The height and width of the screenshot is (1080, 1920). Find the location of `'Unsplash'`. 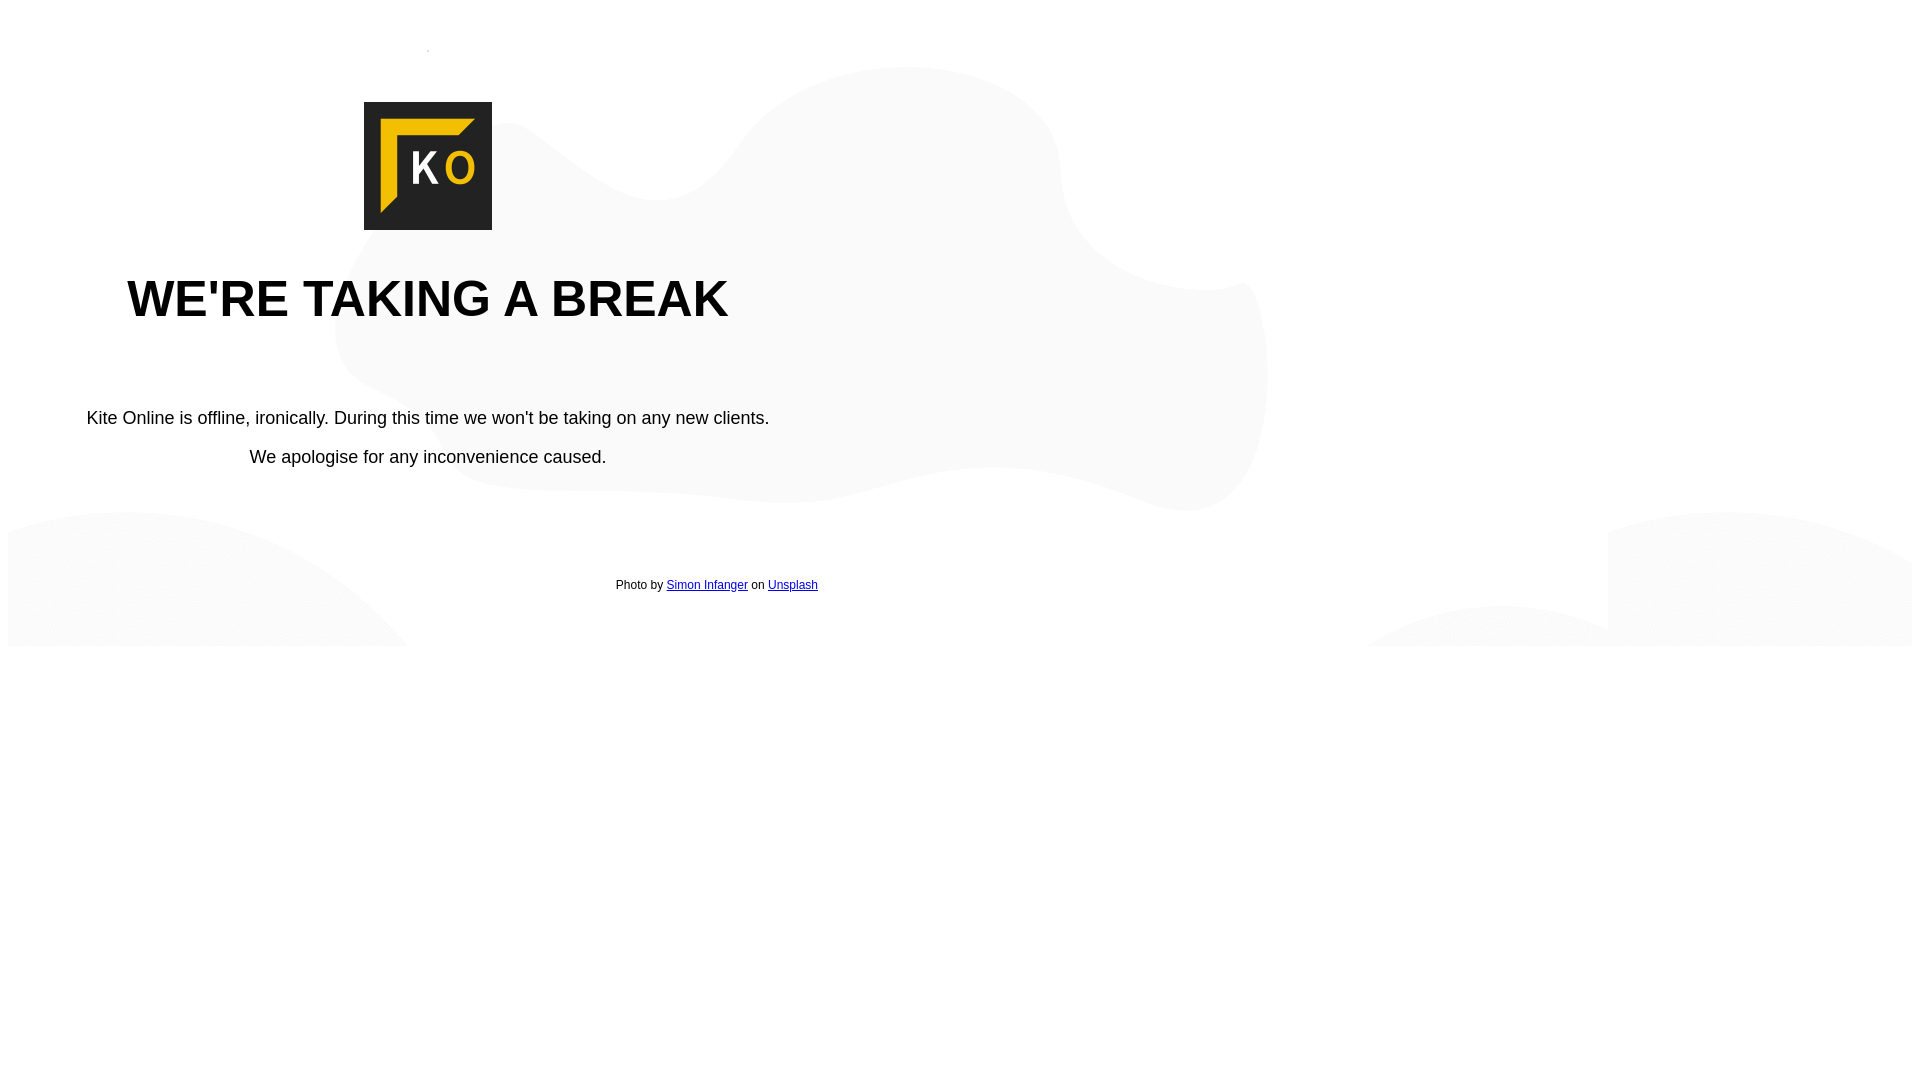

'Unsplash' is located at coordinates (767, 585).